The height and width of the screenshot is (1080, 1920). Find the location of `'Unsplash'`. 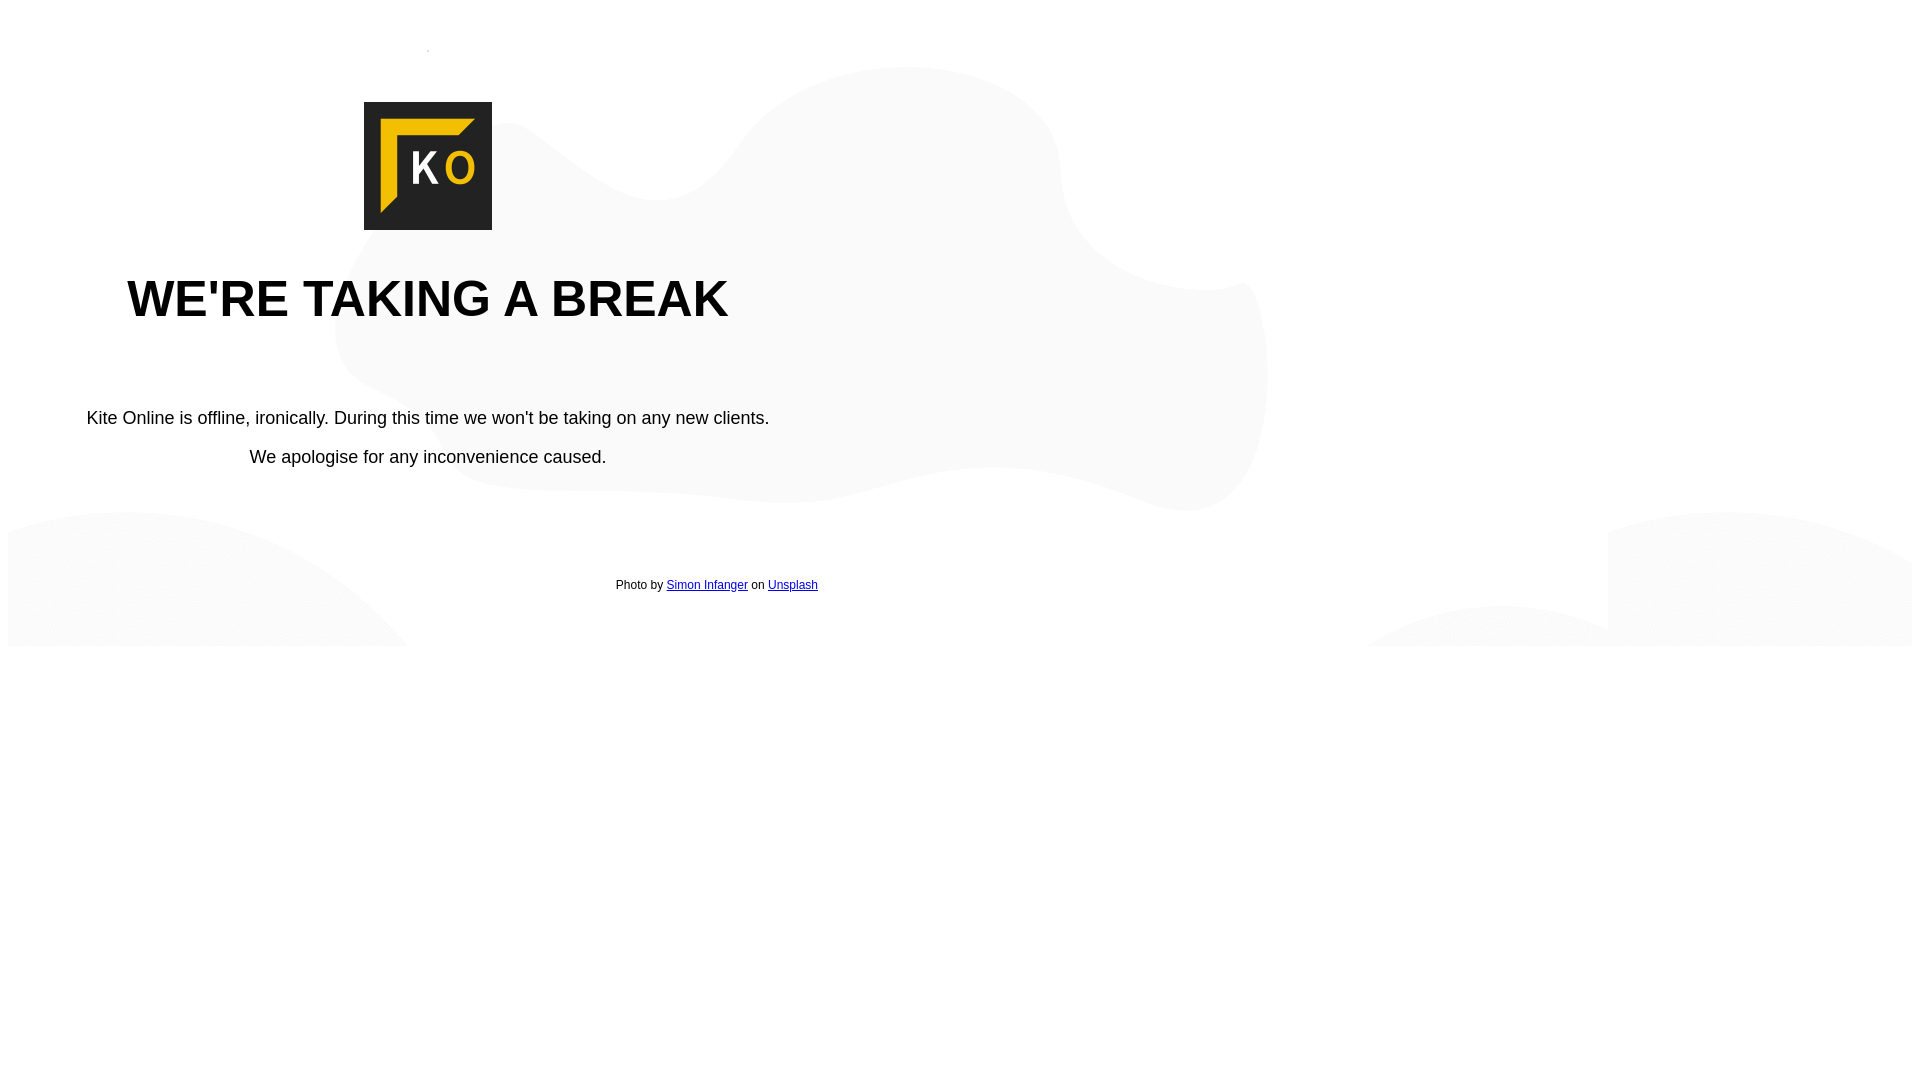

'Unsplash' is located at coordinates (767, 585).